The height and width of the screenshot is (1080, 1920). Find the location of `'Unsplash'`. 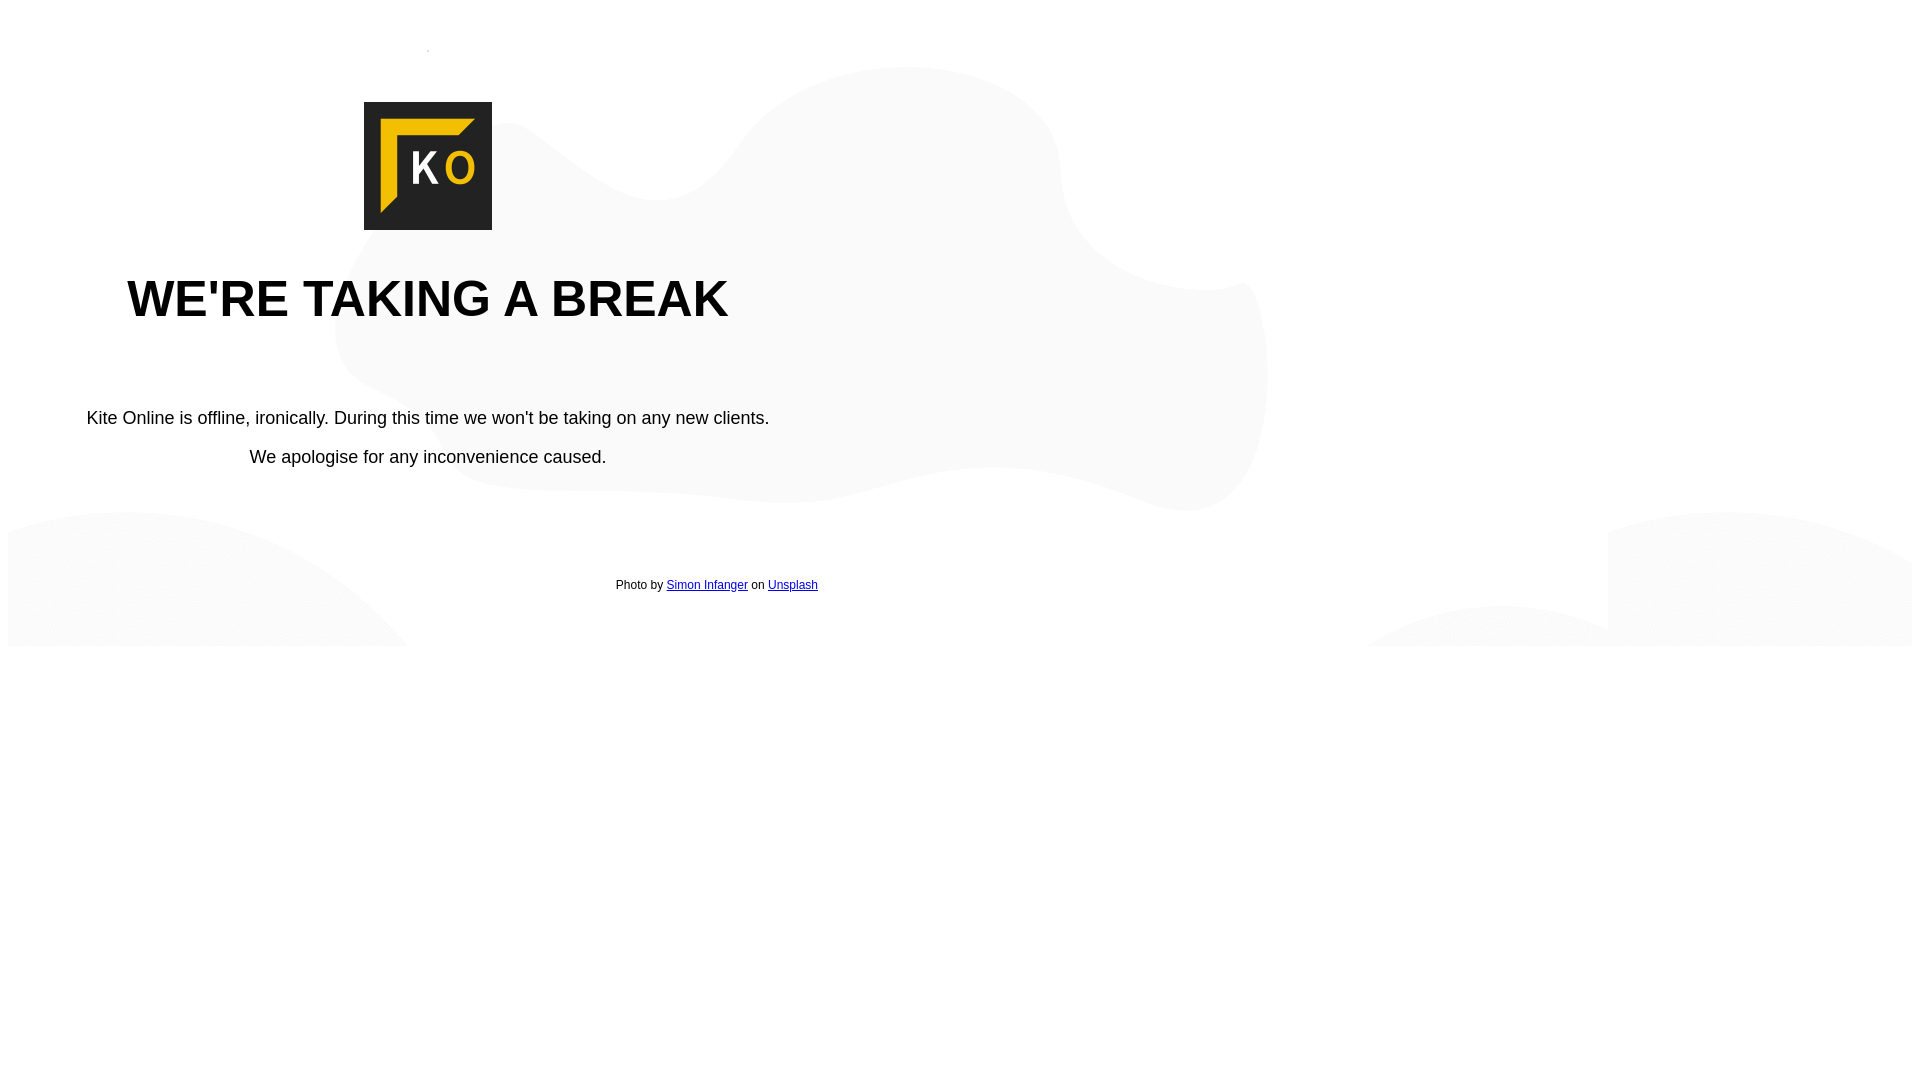

'Unsplash' is located at coordinates (767, 585).